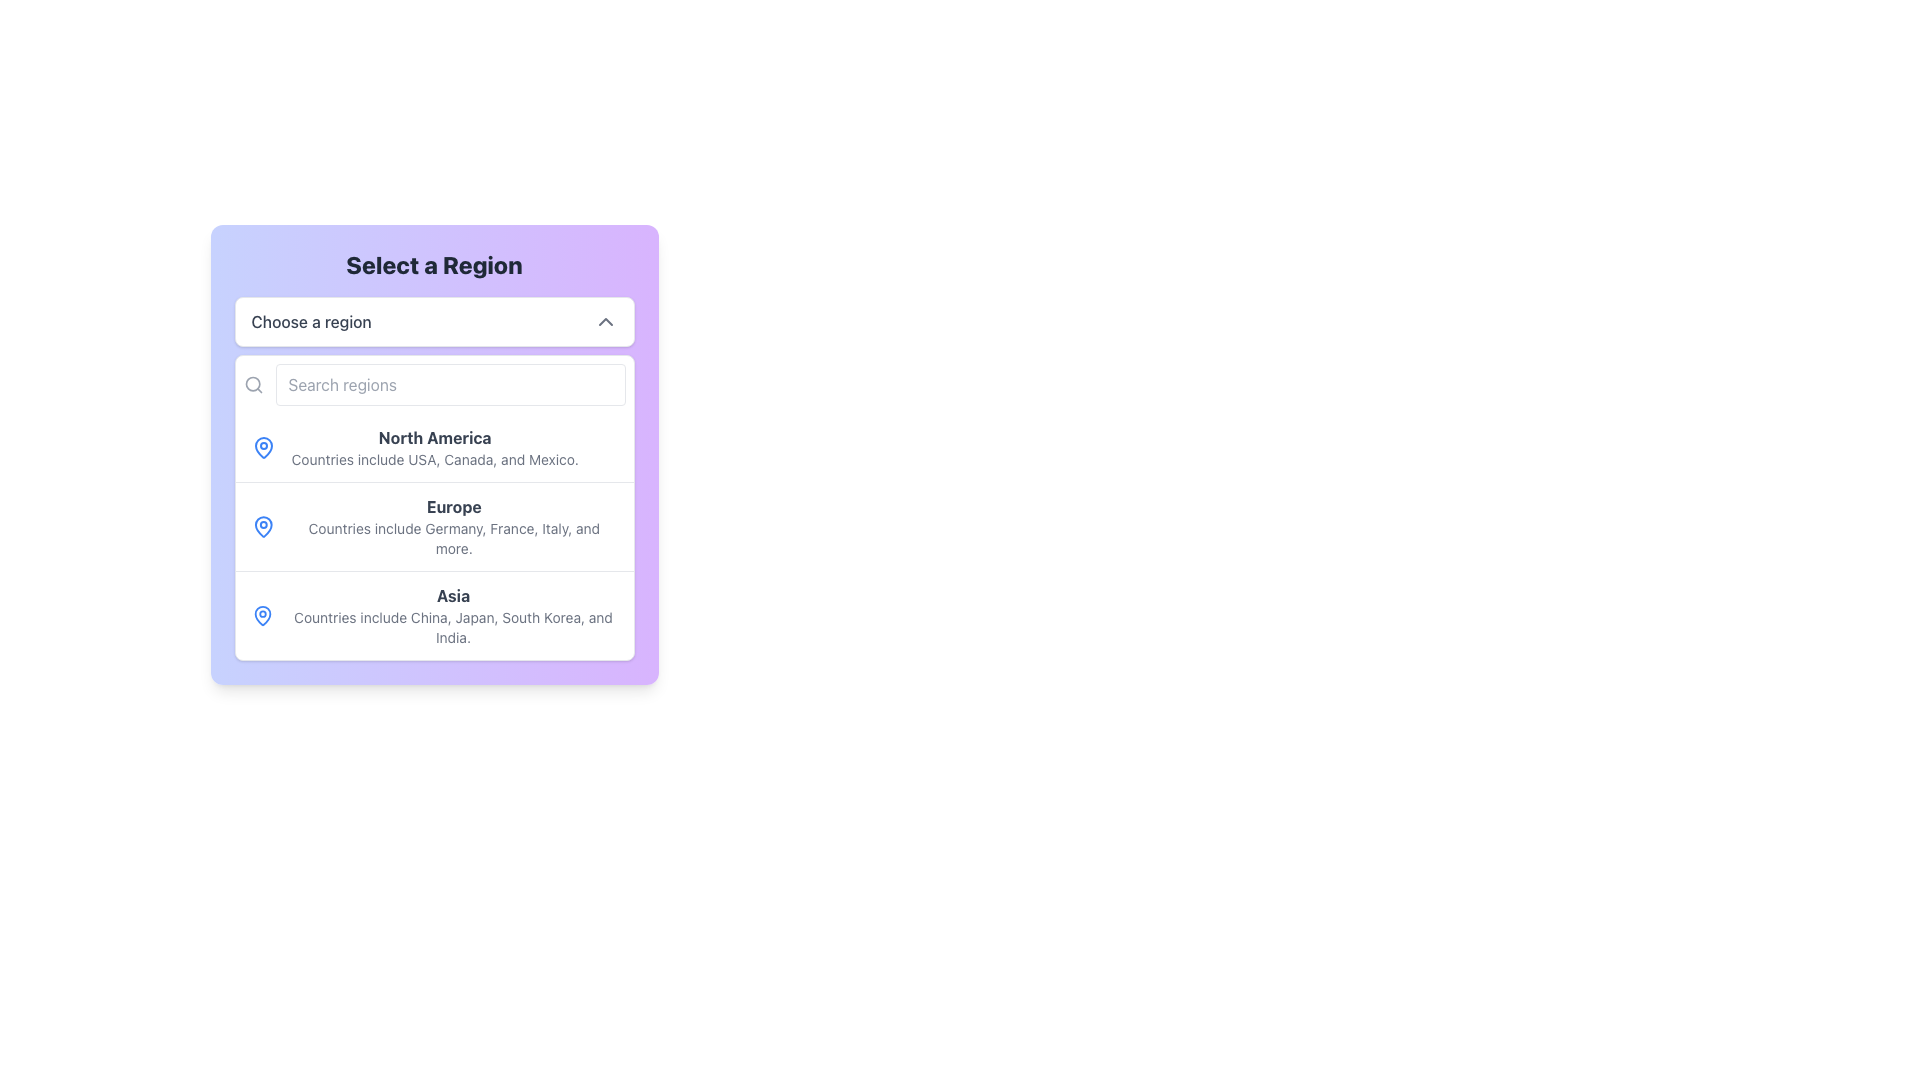 The width and height of the screenshot is (1920, 1080). Describe the element at coordinates (452, 627) in the screenshot. I see `descriptive text label below the bold 'Asia' text, which describes the countries in Asia: 'Countries include China, Japan, South Korea, and India.'` at that location.